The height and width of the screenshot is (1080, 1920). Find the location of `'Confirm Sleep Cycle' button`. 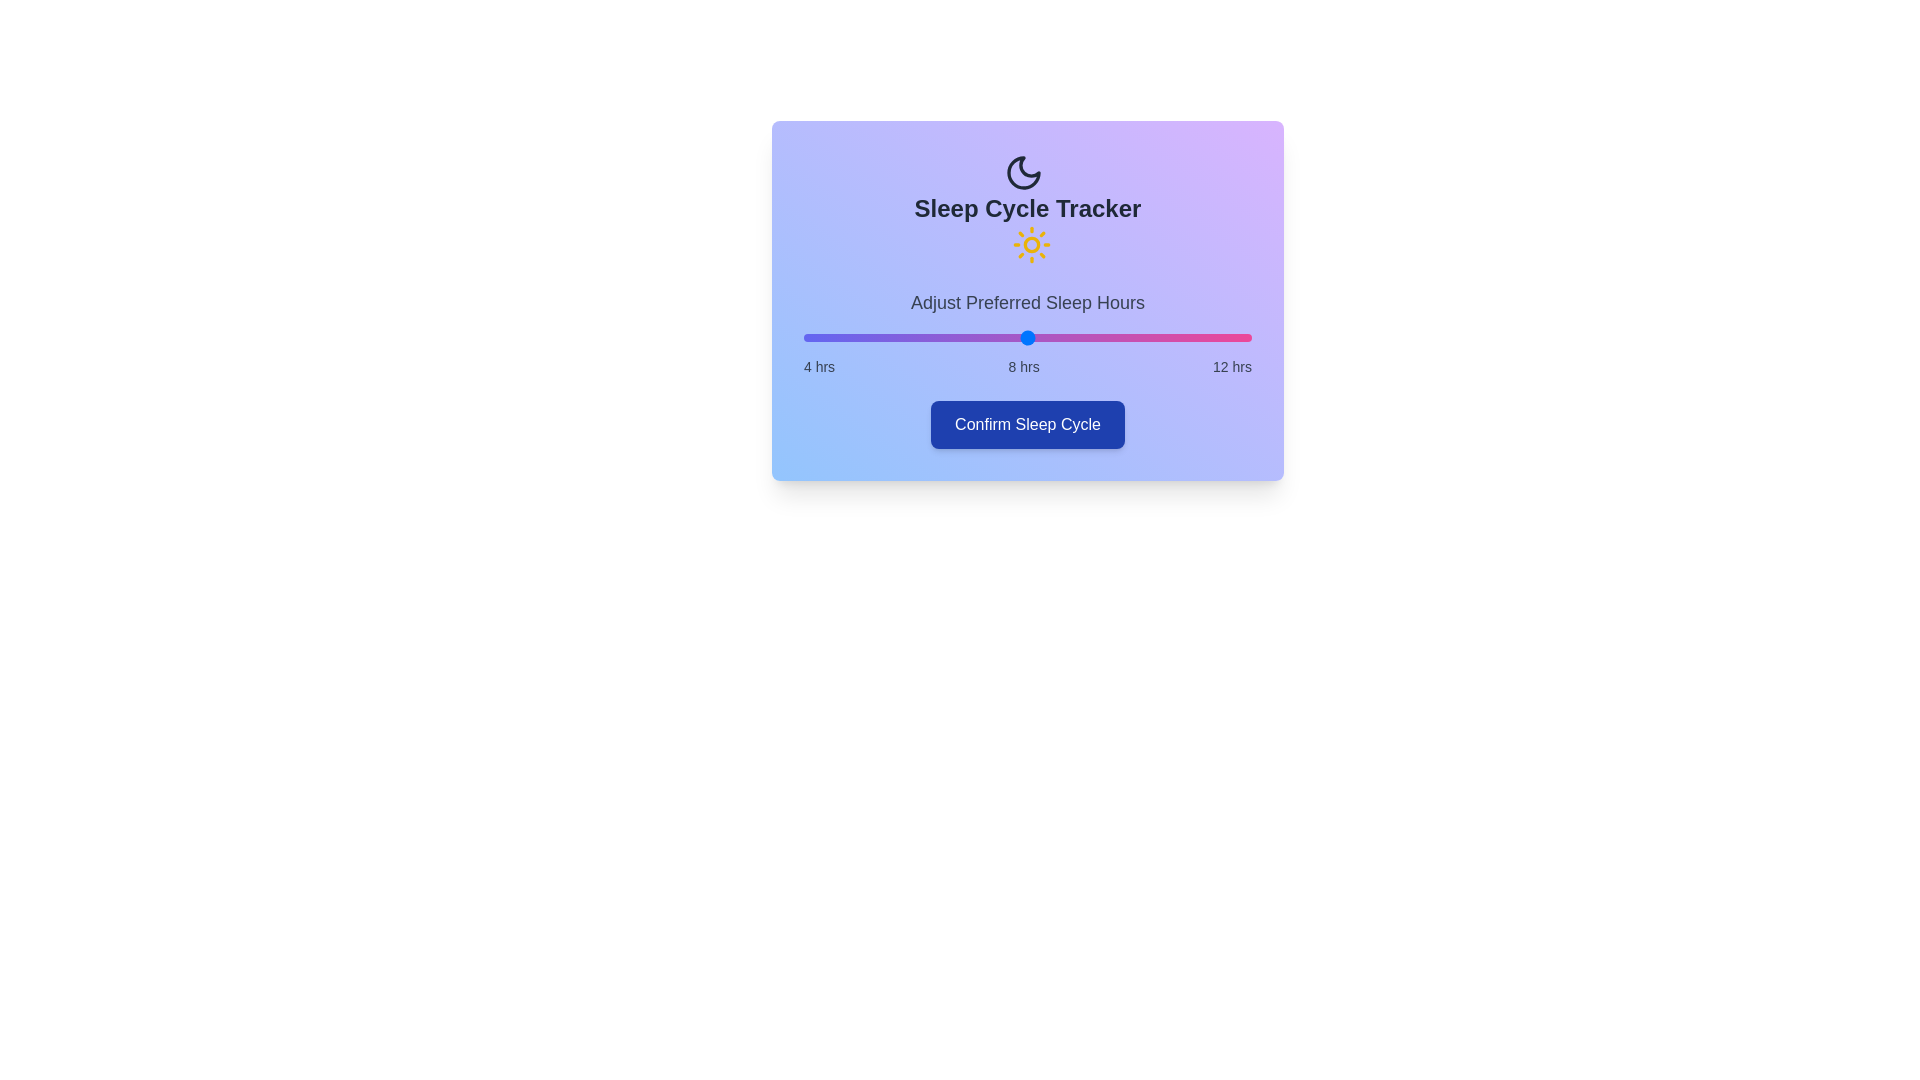

'Confirm Sleep Cycle' button is located at coordinates (1027, 423).